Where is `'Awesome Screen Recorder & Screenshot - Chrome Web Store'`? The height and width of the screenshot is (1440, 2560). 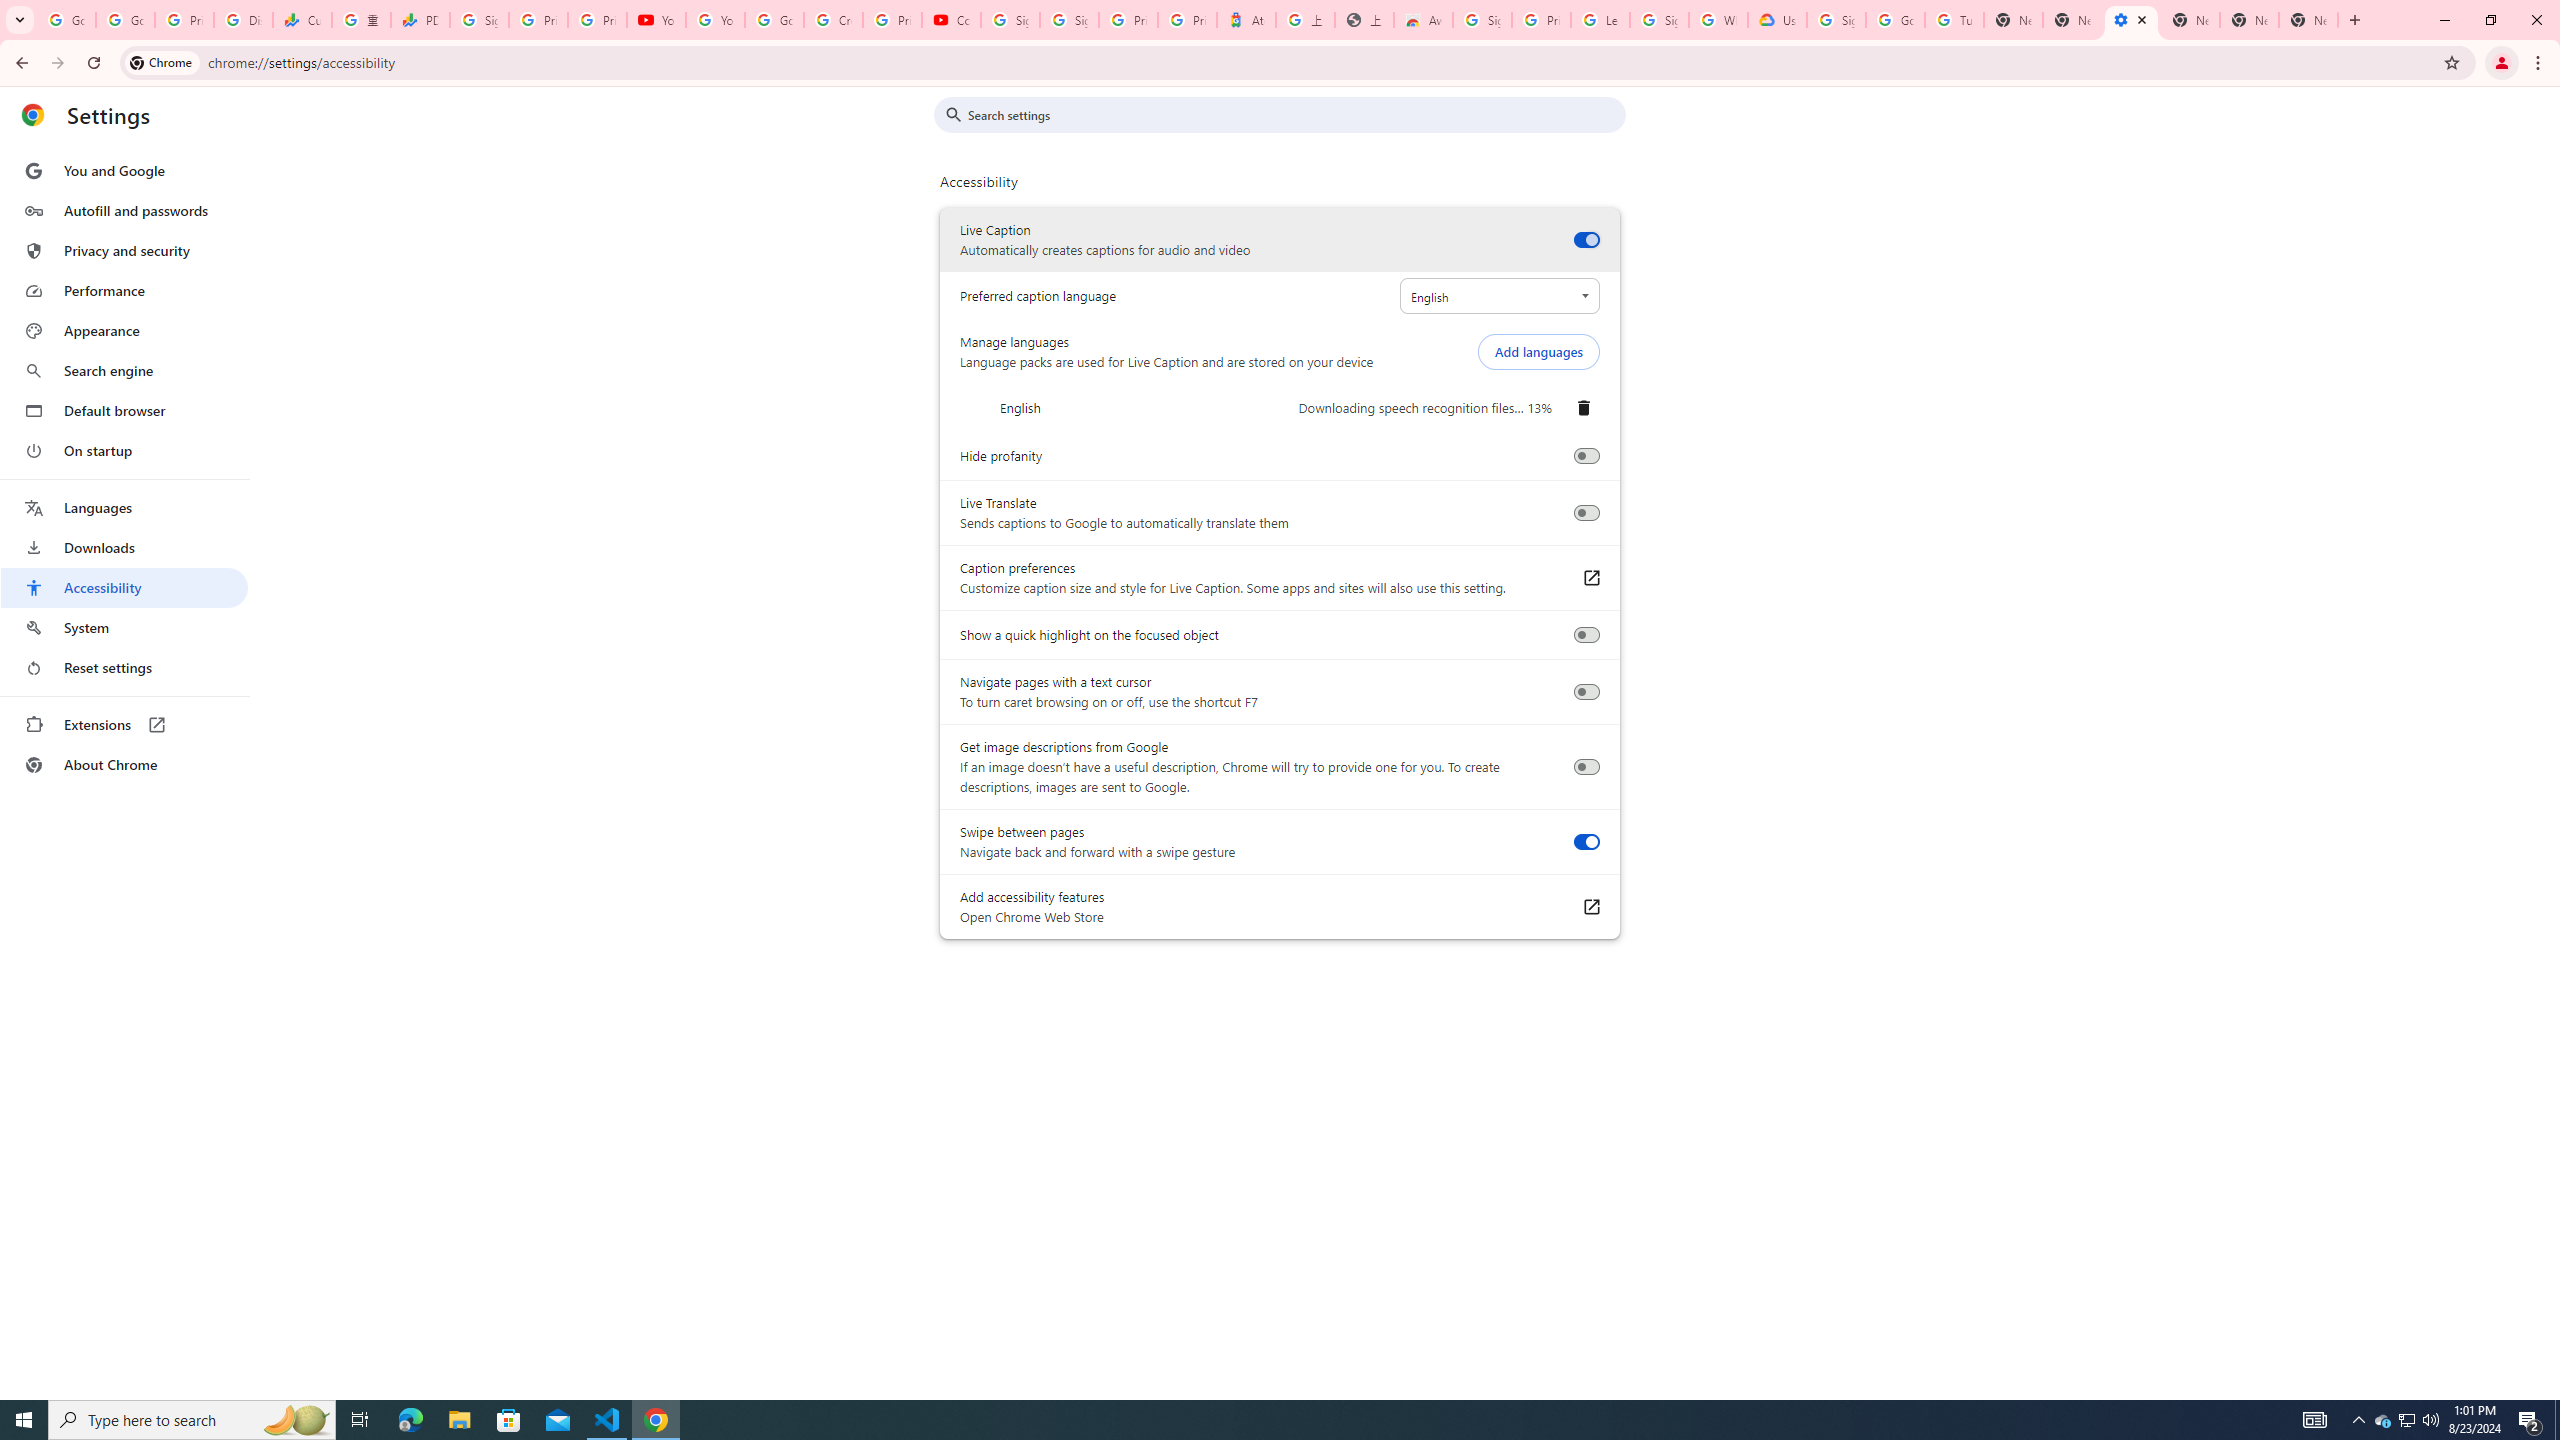
'Awesome Screen Recorder & Screenshot - Chrome Web Store' is located at coordinates (1422, 19).